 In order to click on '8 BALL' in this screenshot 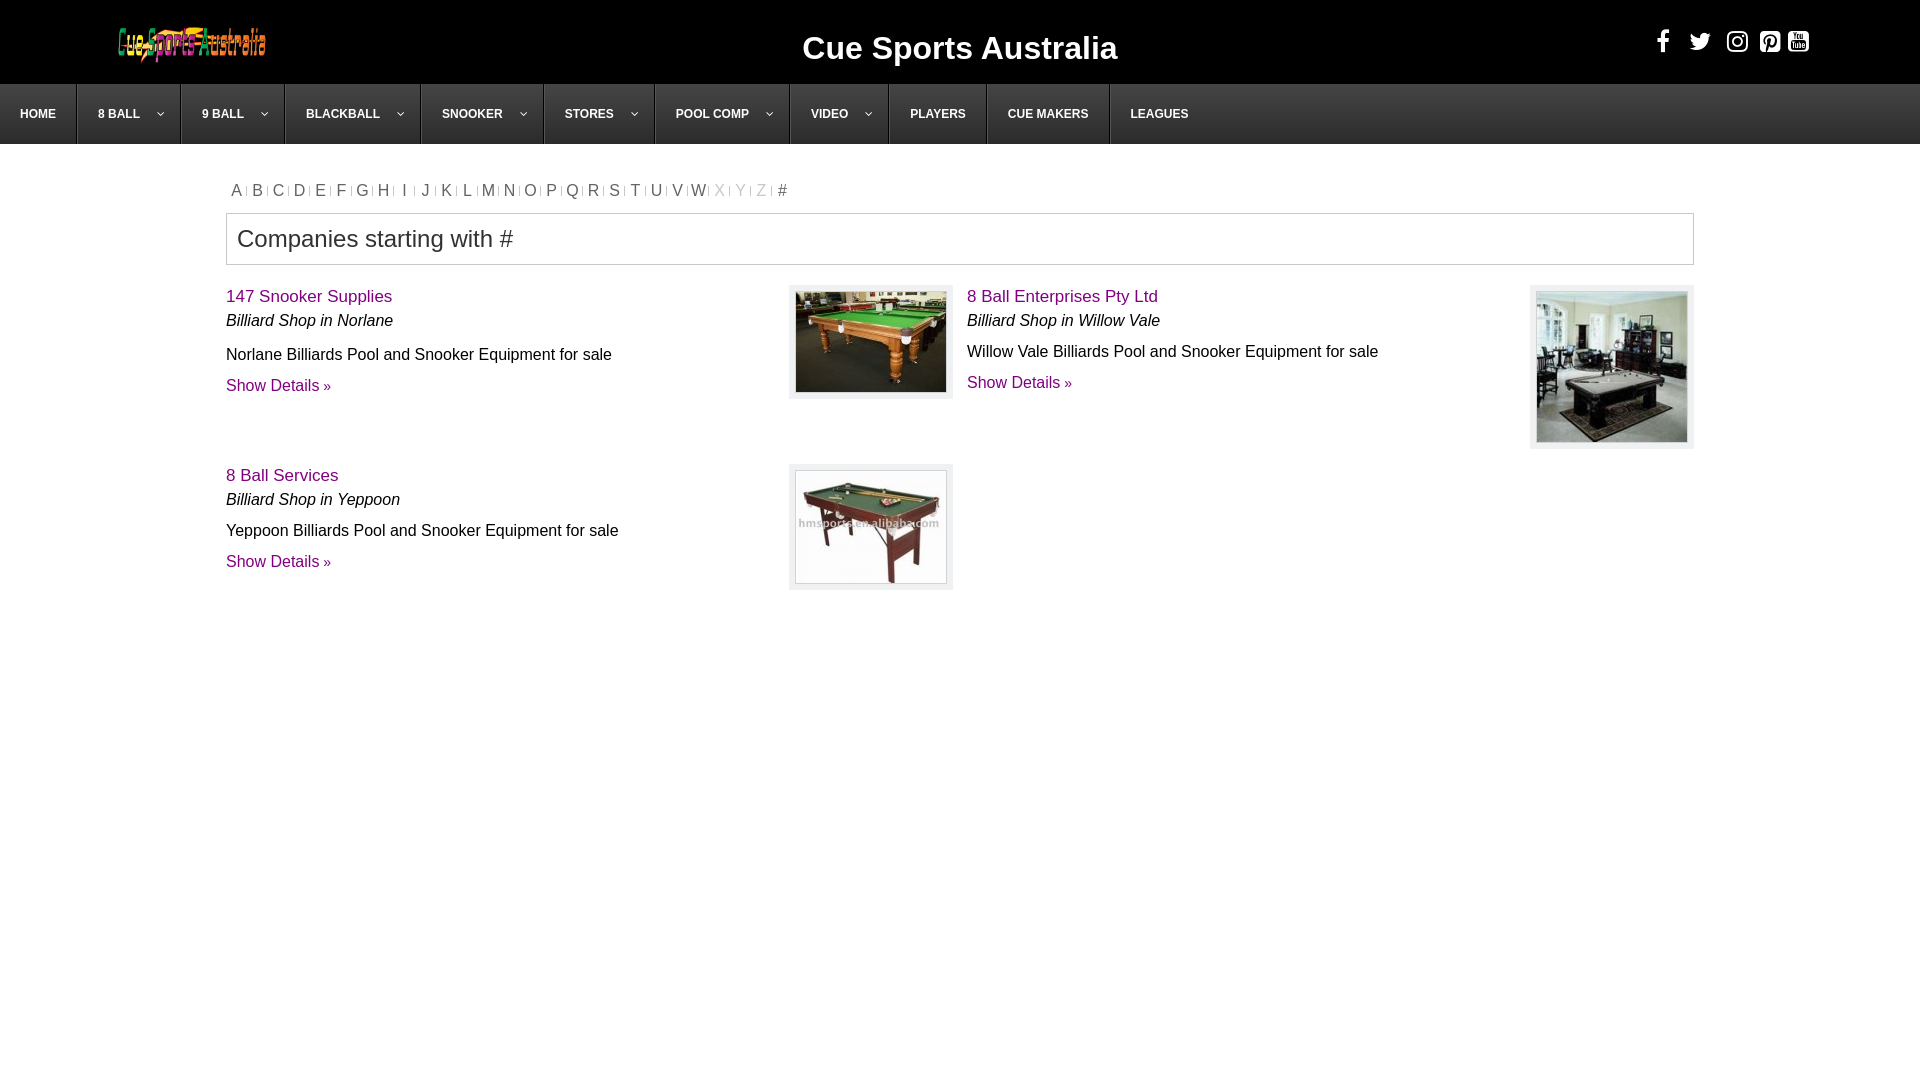, I will do `click(128, 114)`.